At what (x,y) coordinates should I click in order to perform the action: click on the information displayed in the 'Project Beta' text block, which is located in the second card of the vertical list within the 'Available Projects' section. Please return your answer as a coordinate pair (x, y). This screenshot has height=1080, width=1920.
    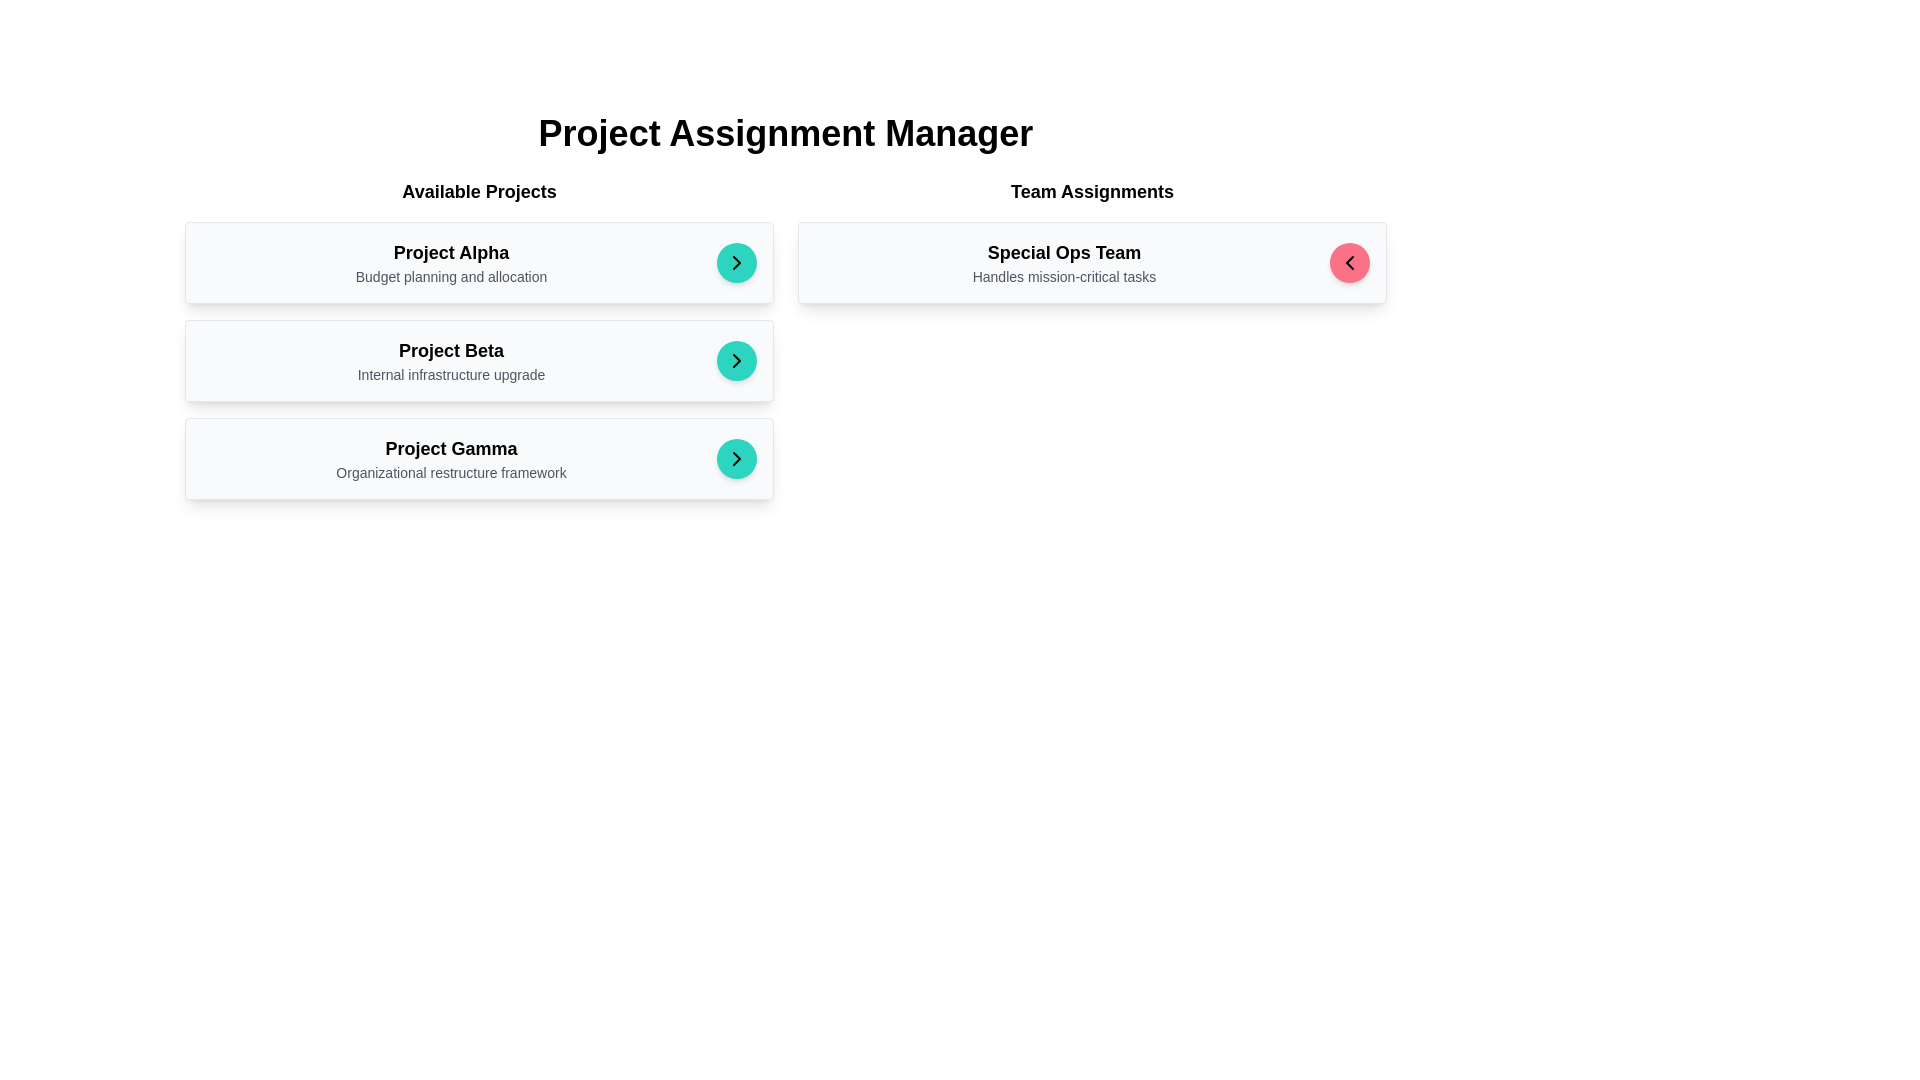
    Looking at the image, I should click on (450, 361).